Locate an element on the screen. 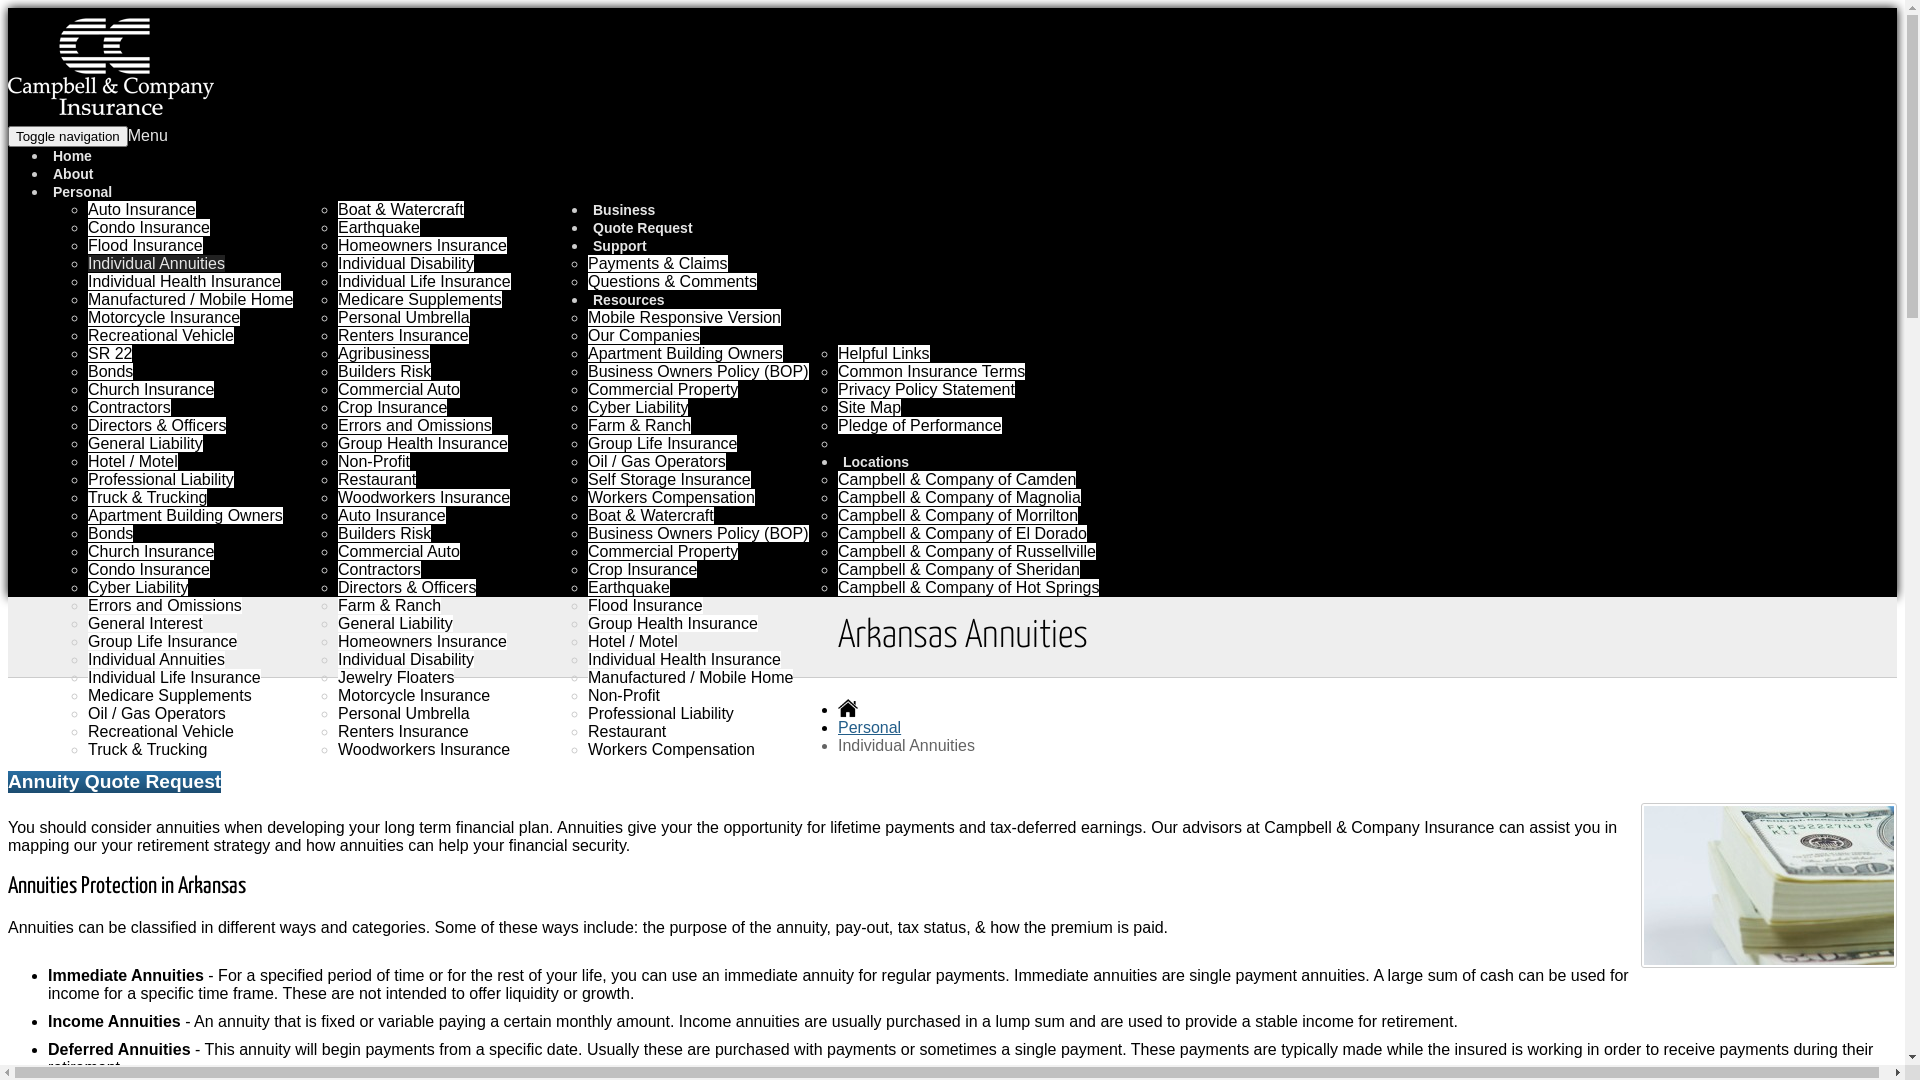 The width and height of the screenshot is (1920, 1080). 'Privacy Policy Statement' is located at coordinates (838, 389).